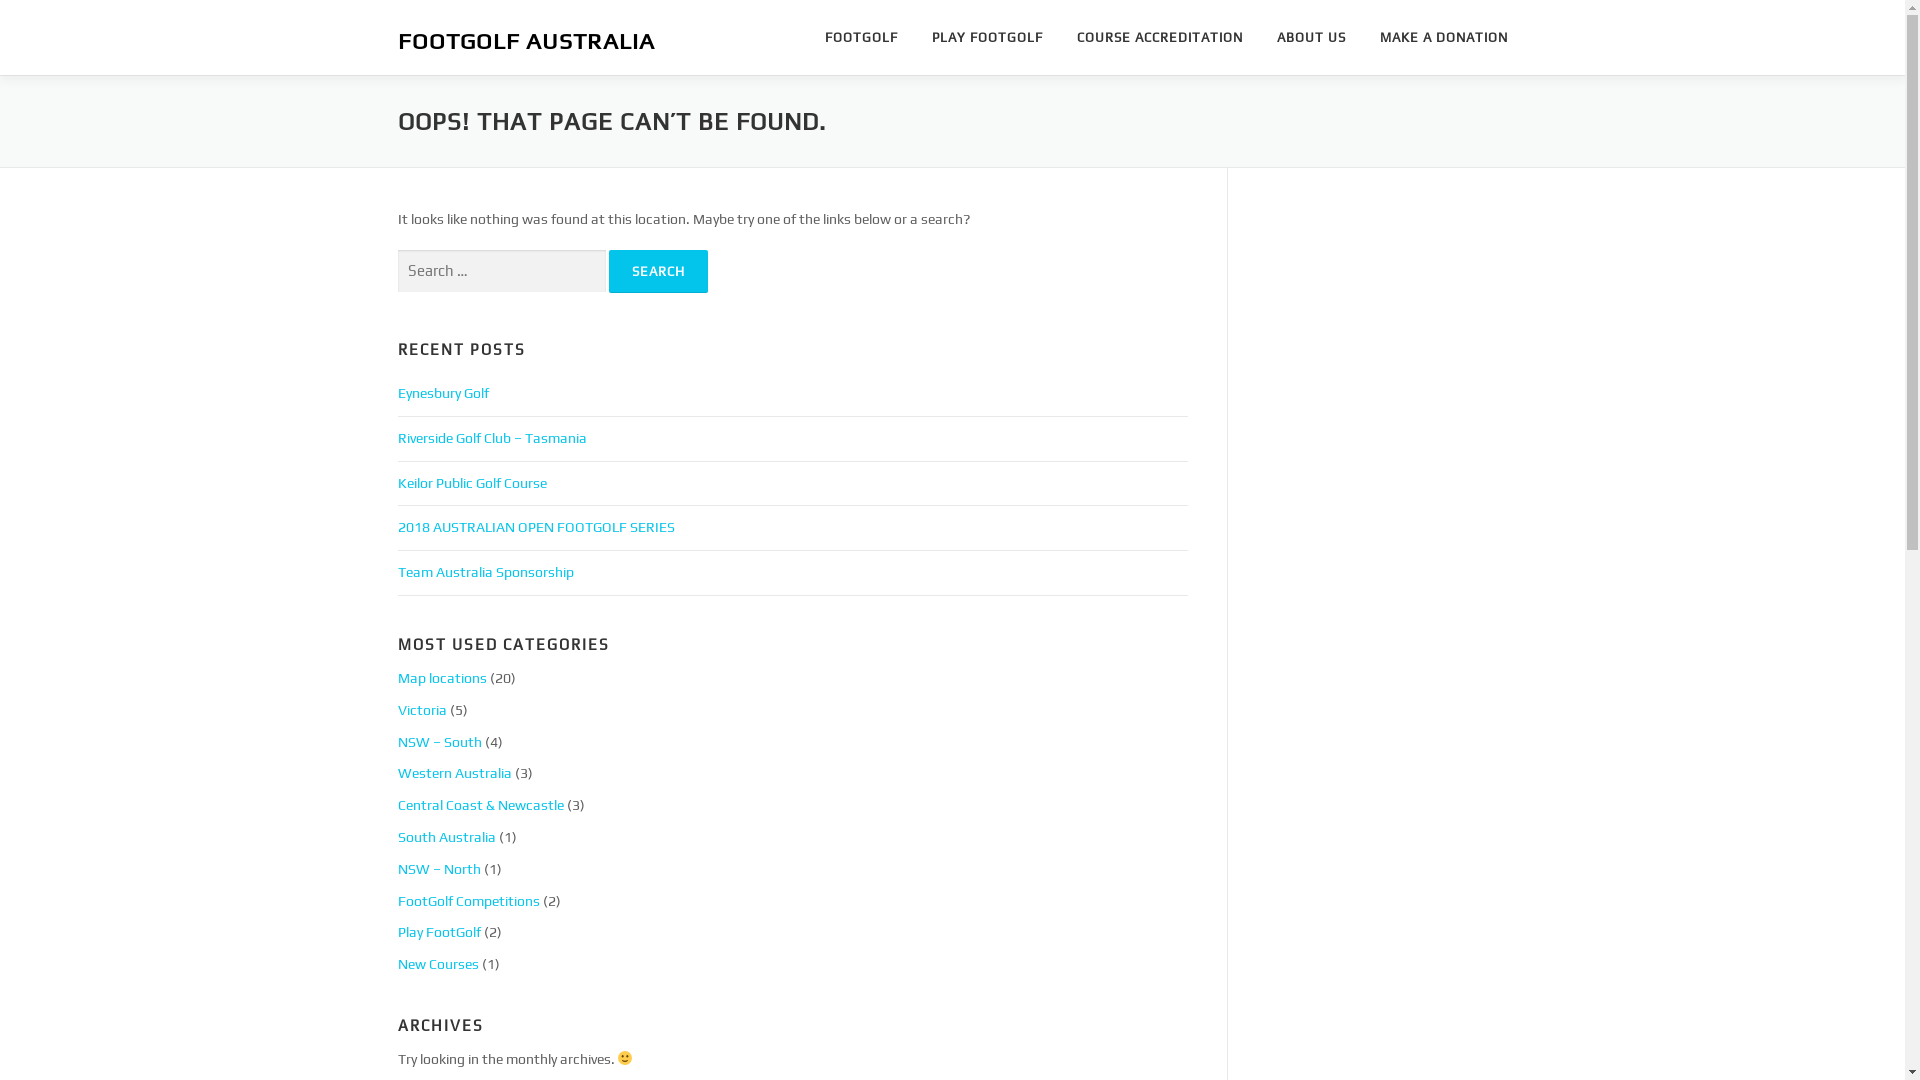 This screenshot has height=1080, width=1920. What do you see at coordinates (437, 963) in the screenshot?
I see `'New Courses'` at bounding box center [437, 963].